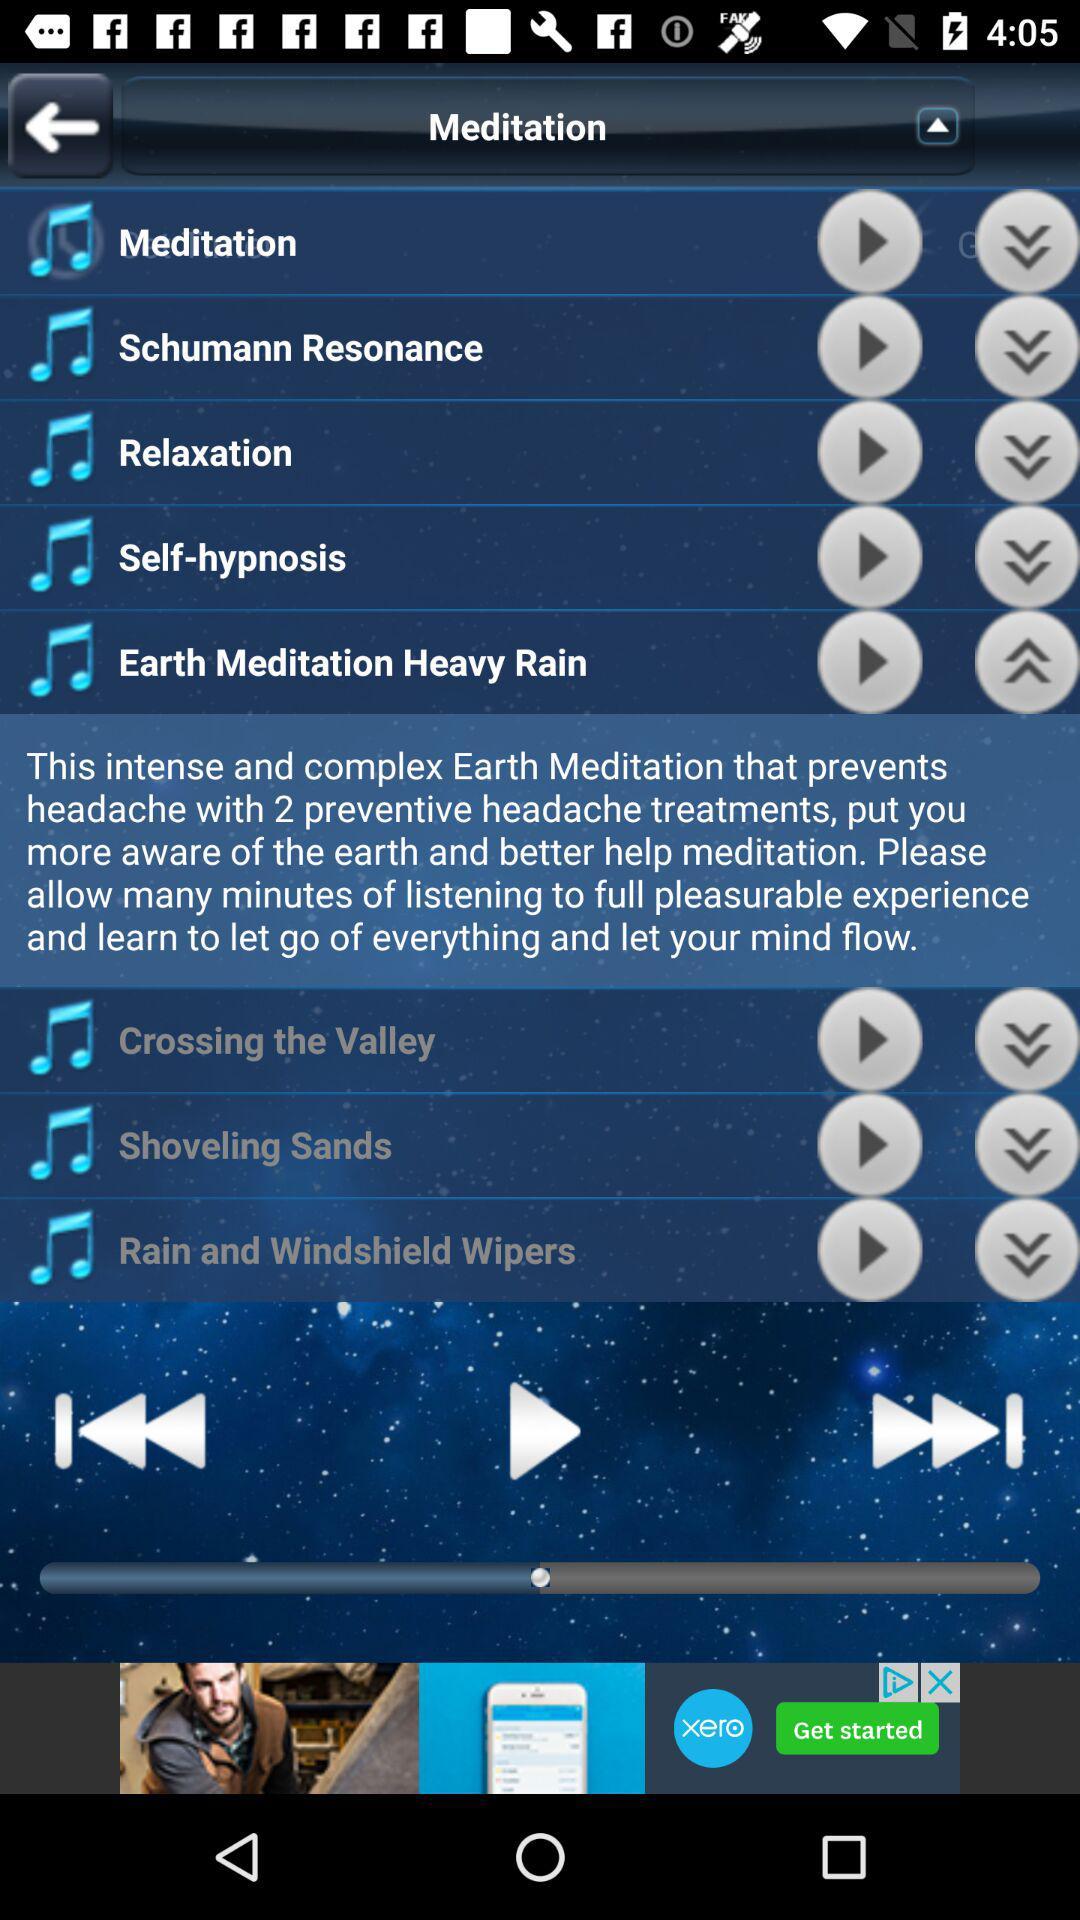 This screenshot has width=1080, height=1920. What do you see at coordinates (869, 1039) in the screenshot?
I see `song` at bounding box center [869, 1039].